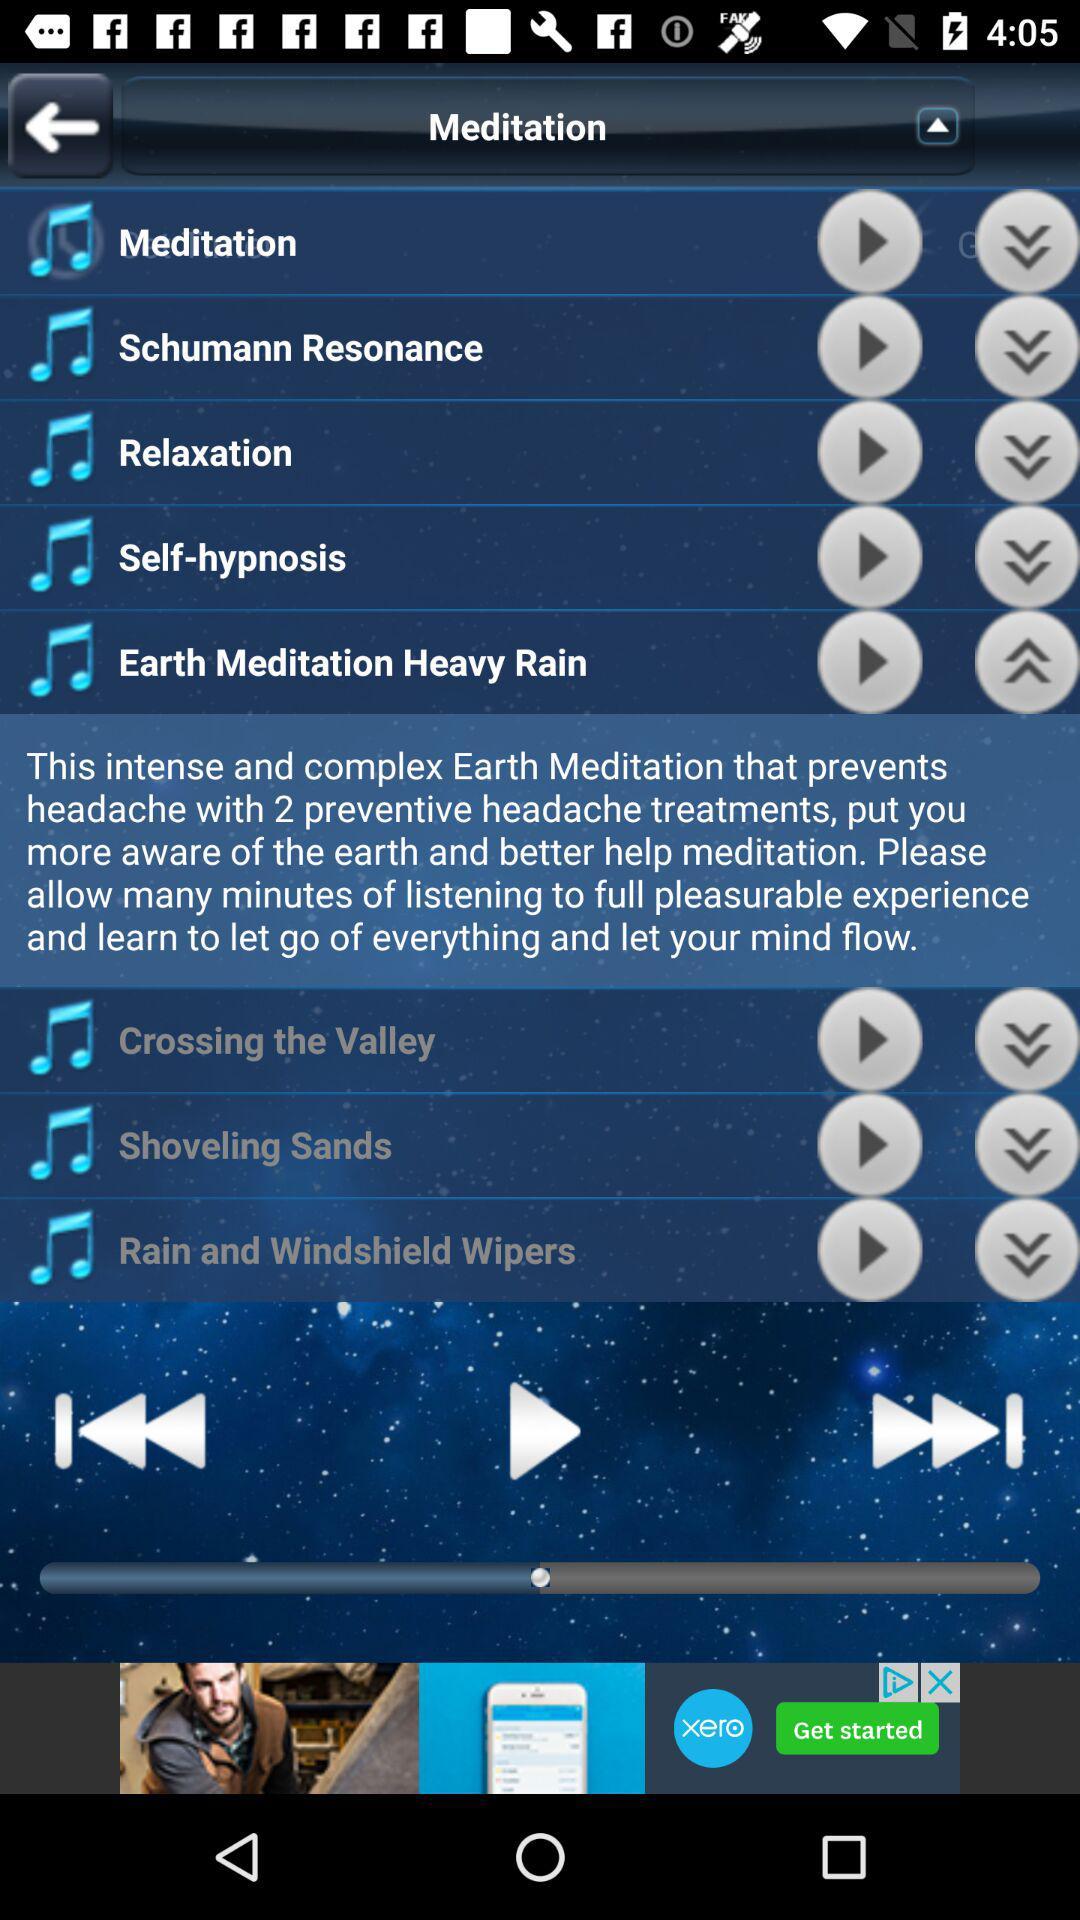 This screenshot has width=1080, height=1920. What do you see at coordinates (869, 1039) in the screenshot?
I see `song` at bounding box center [869, 1039].